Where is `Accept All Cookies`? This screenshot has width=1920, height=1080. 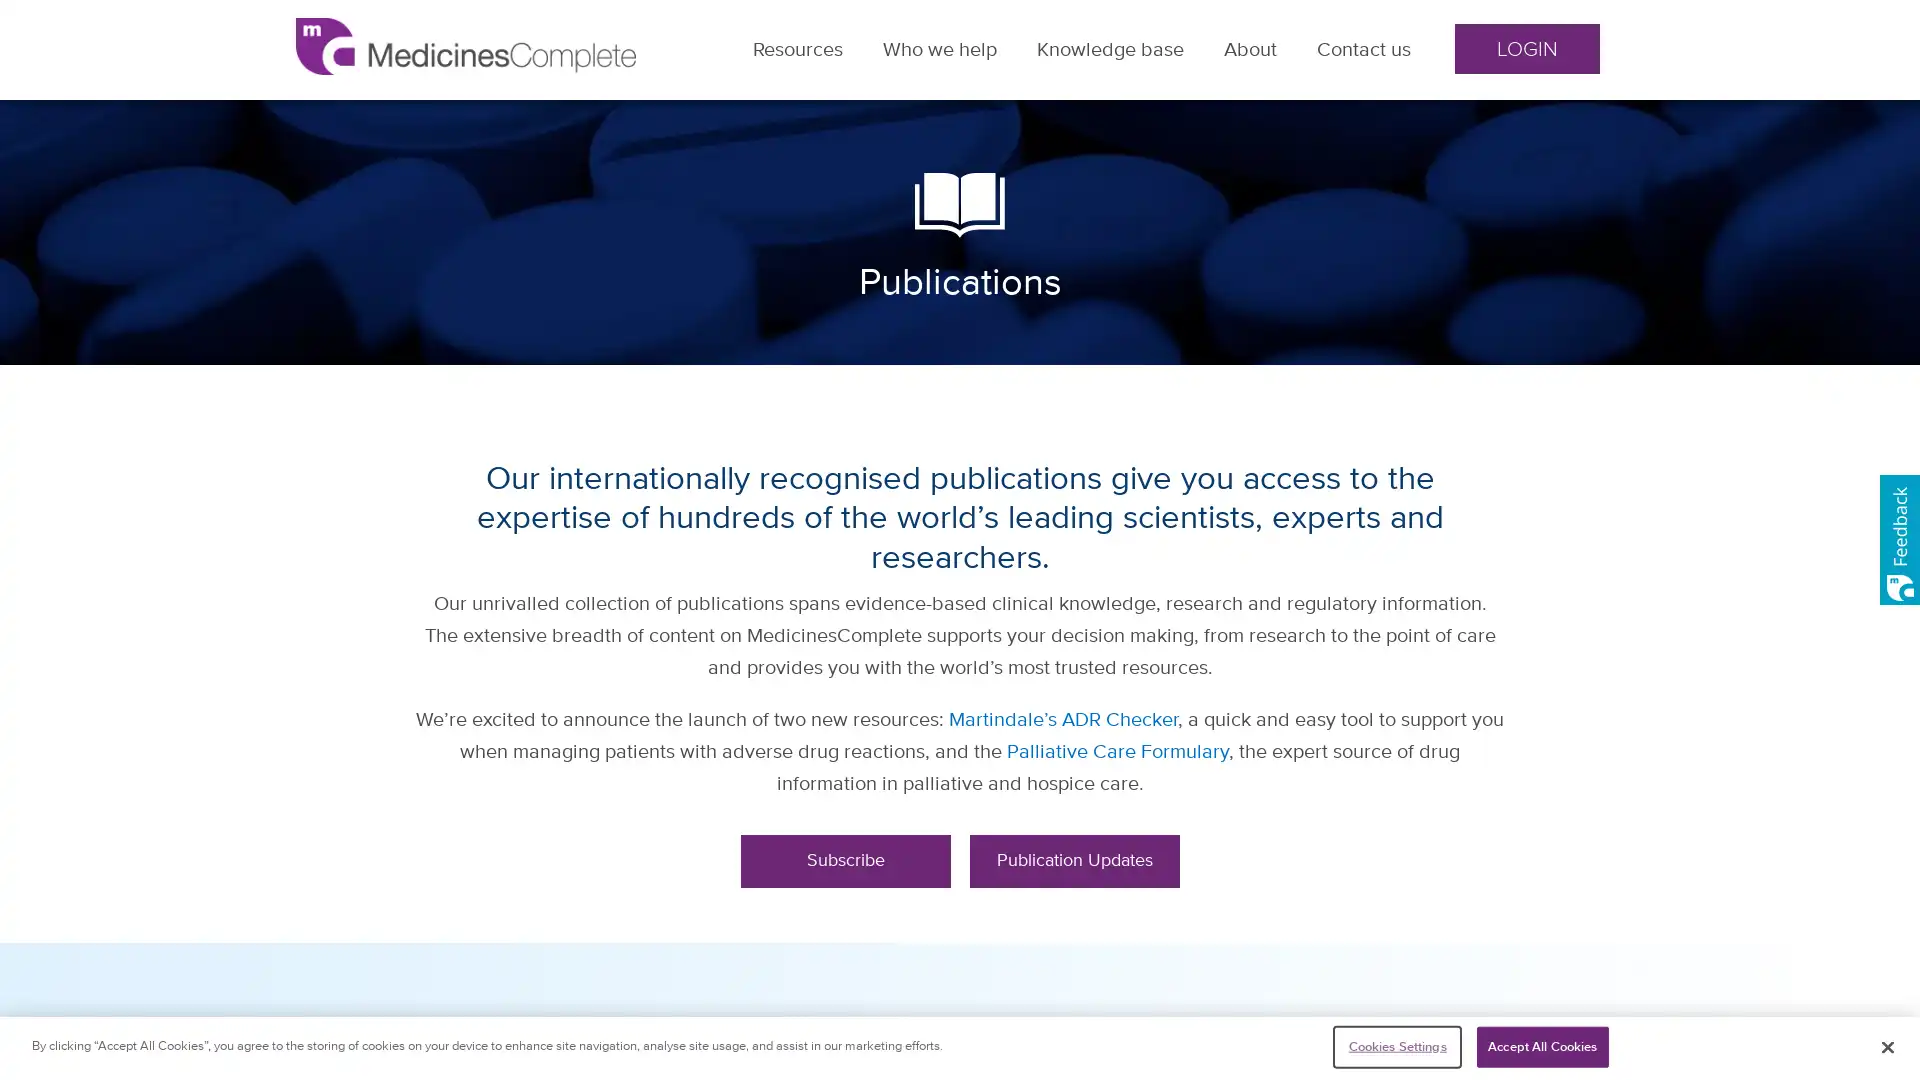 Accept All Cookies is located at coordinates (1541, 1045).